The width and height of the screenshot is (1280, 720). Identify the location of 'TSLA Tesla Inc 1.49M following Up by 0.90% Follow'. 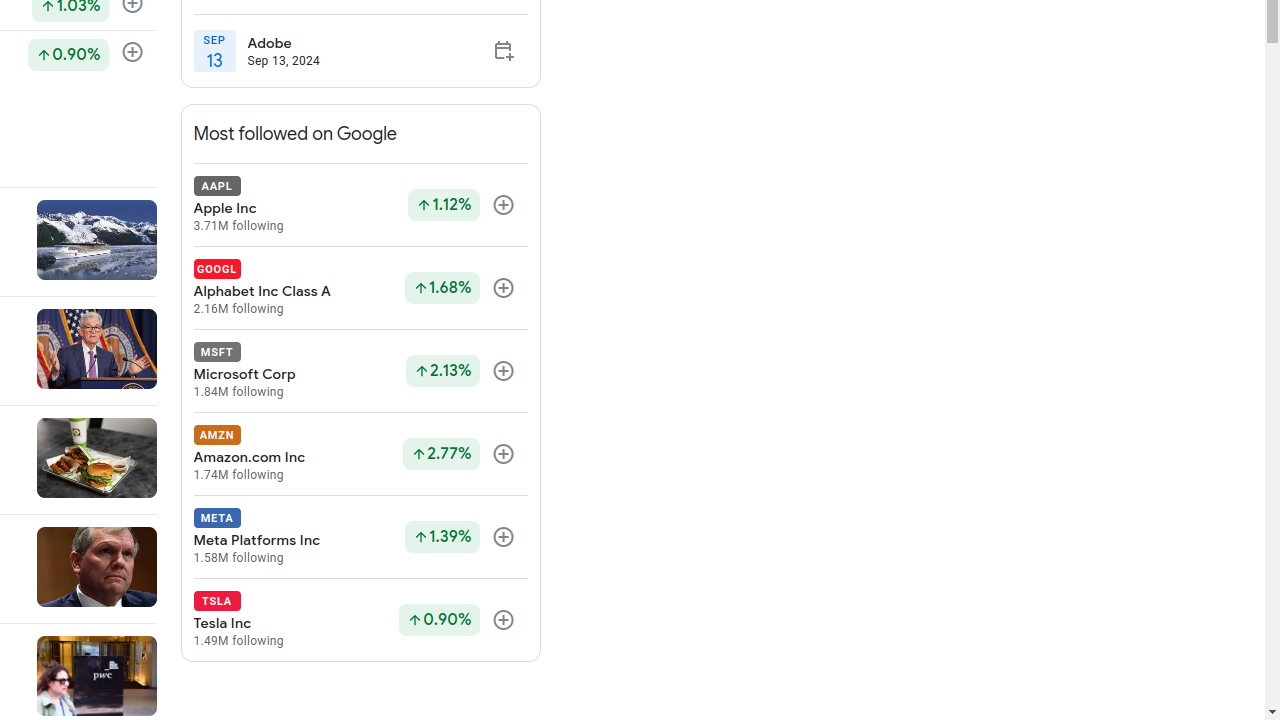
(360, 618).